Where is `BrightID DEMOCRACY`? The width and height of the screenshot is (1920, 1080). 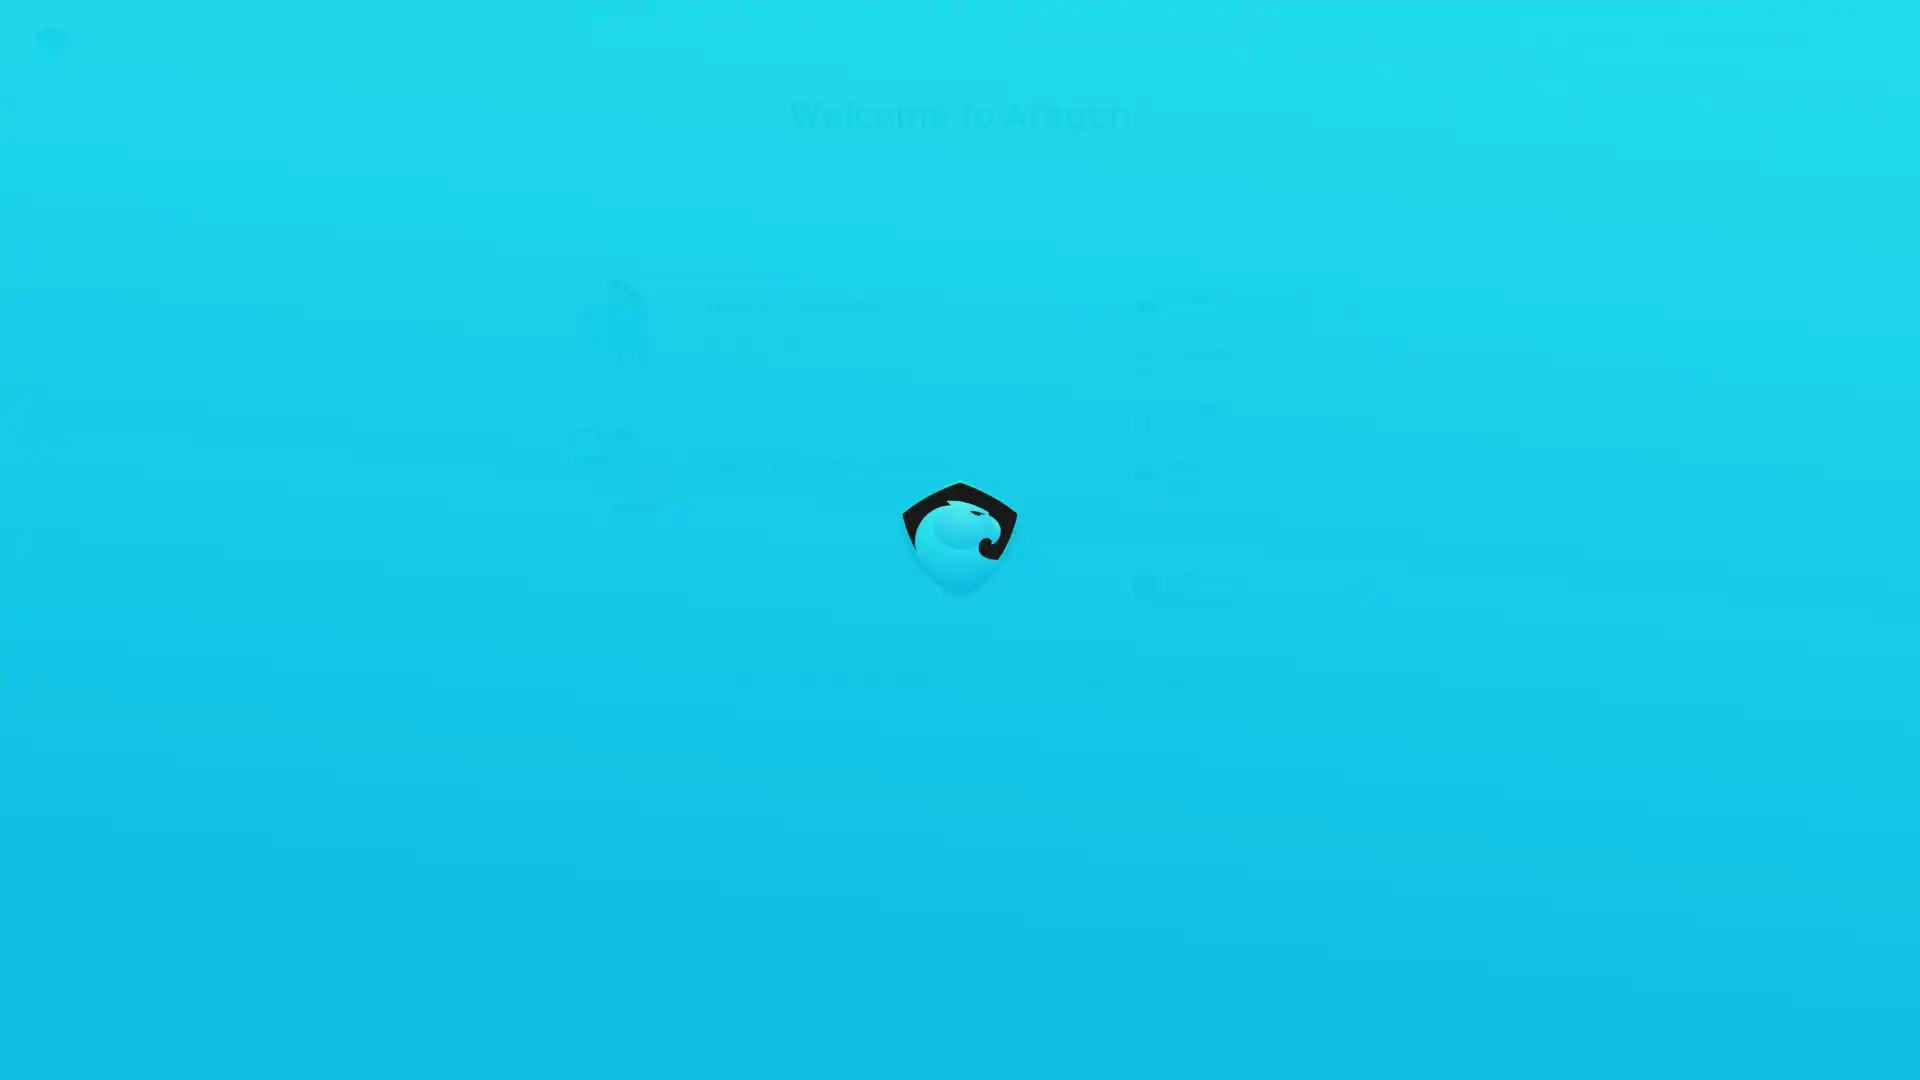 BrightID DEMOCRACY is located at coordinates (1227, 530).